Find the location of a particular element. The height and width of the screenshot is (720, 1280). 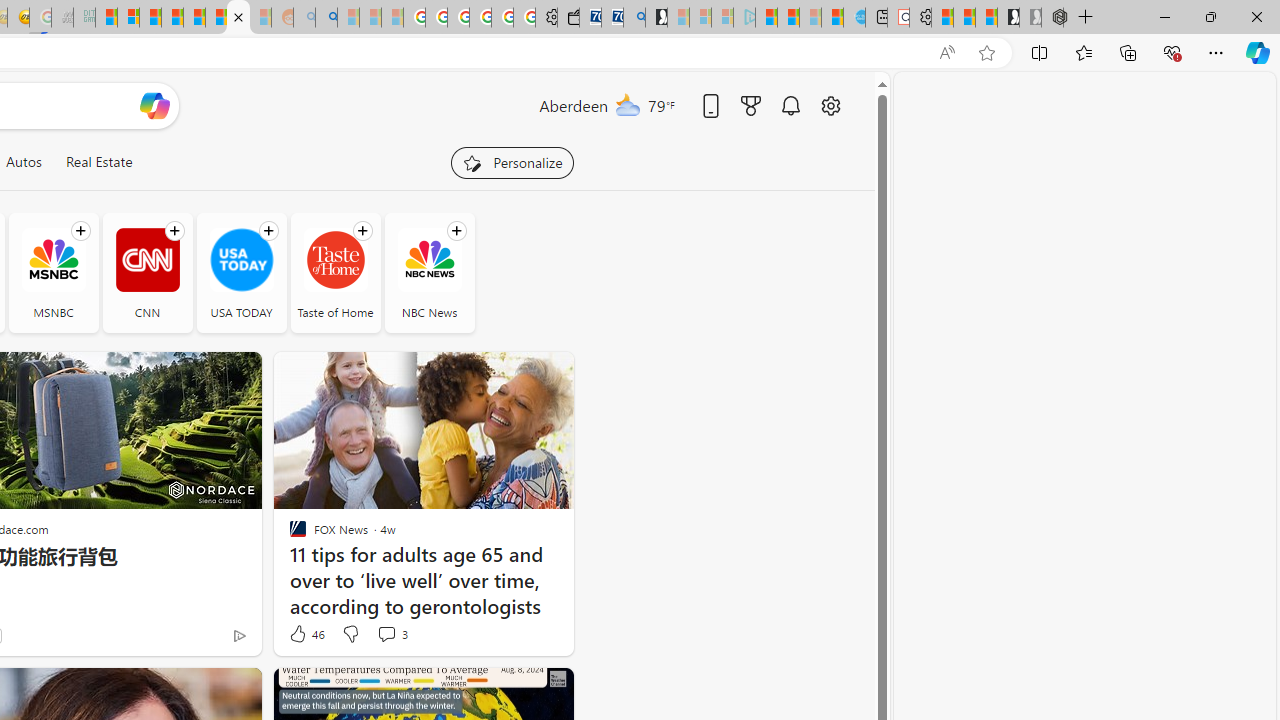

'Student Loan Update: Forgiveness Program Ends This Month' is located at coordinates (172, 17).